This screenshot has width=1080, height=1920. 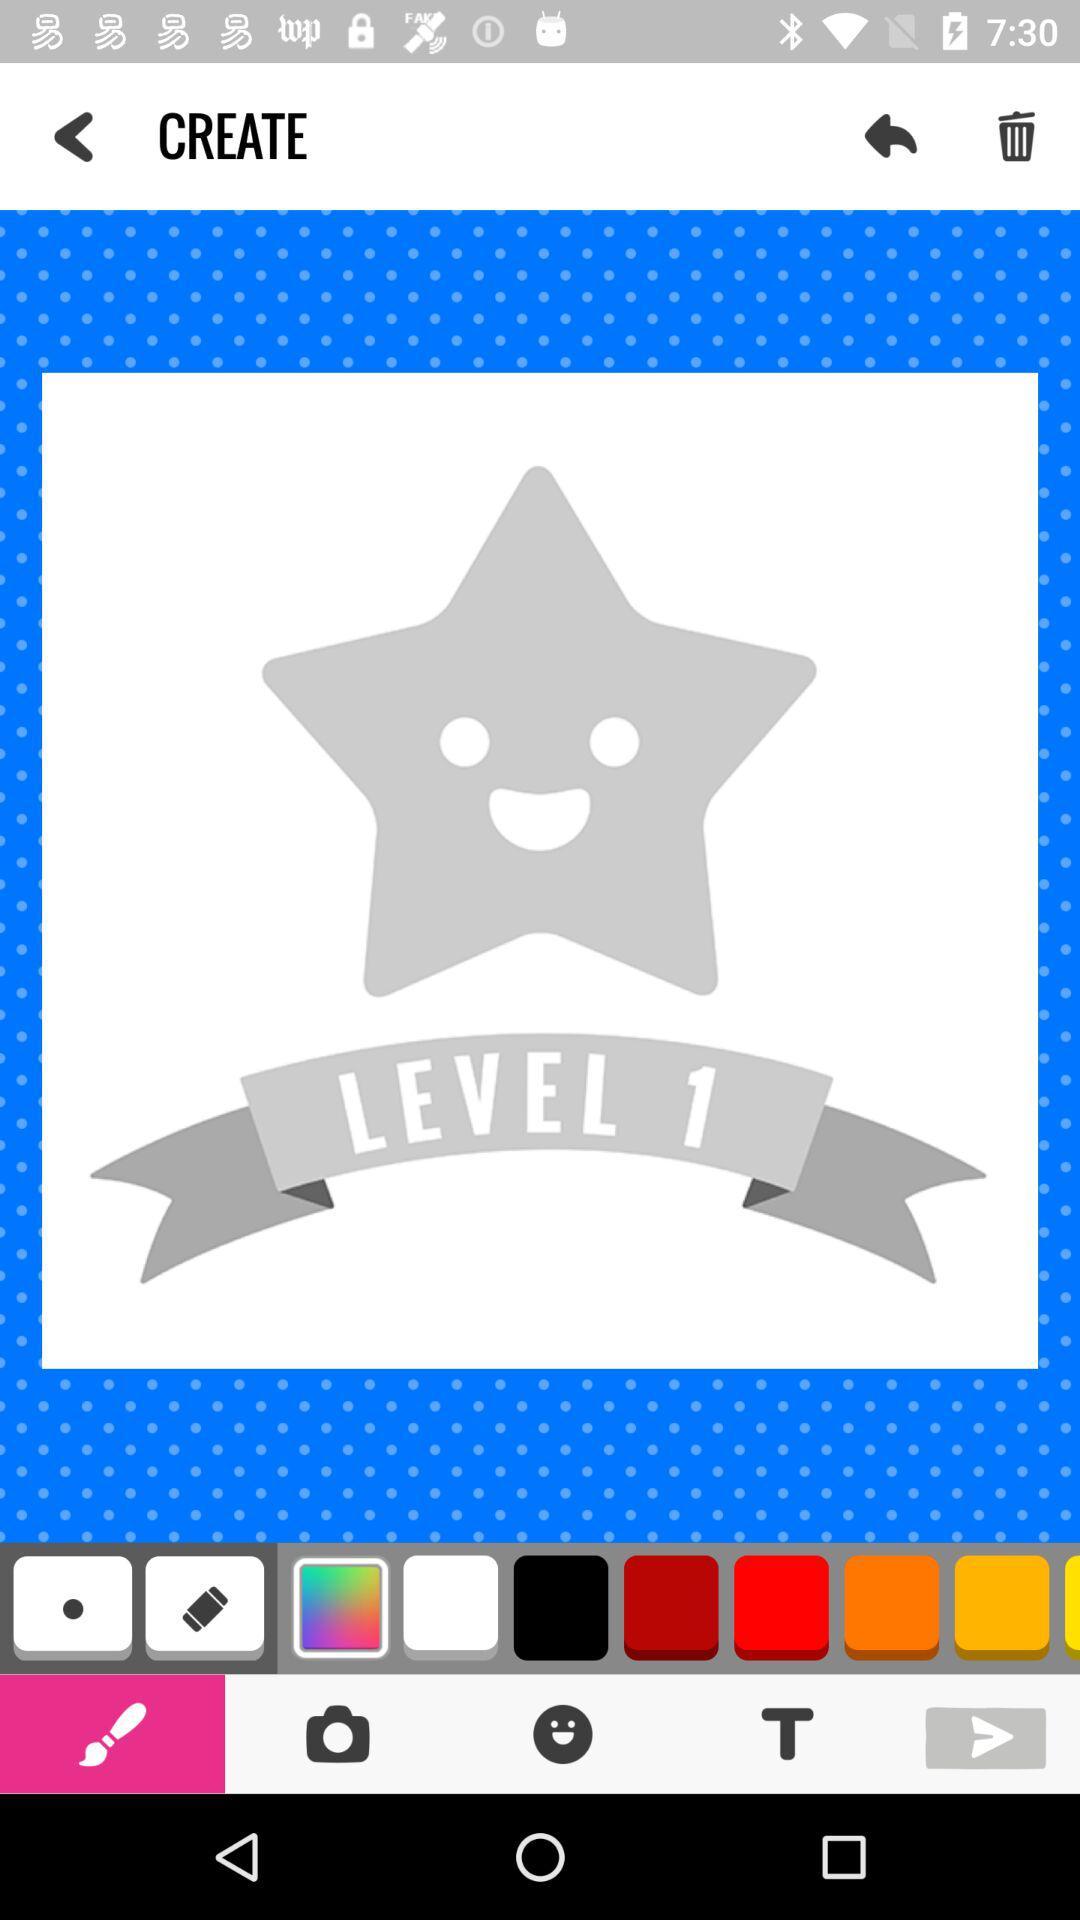 What do you see at coordinates (990, 1732) in the screenshot?
I see `the arrow_forward icon` at bounding box center [990, 1732].